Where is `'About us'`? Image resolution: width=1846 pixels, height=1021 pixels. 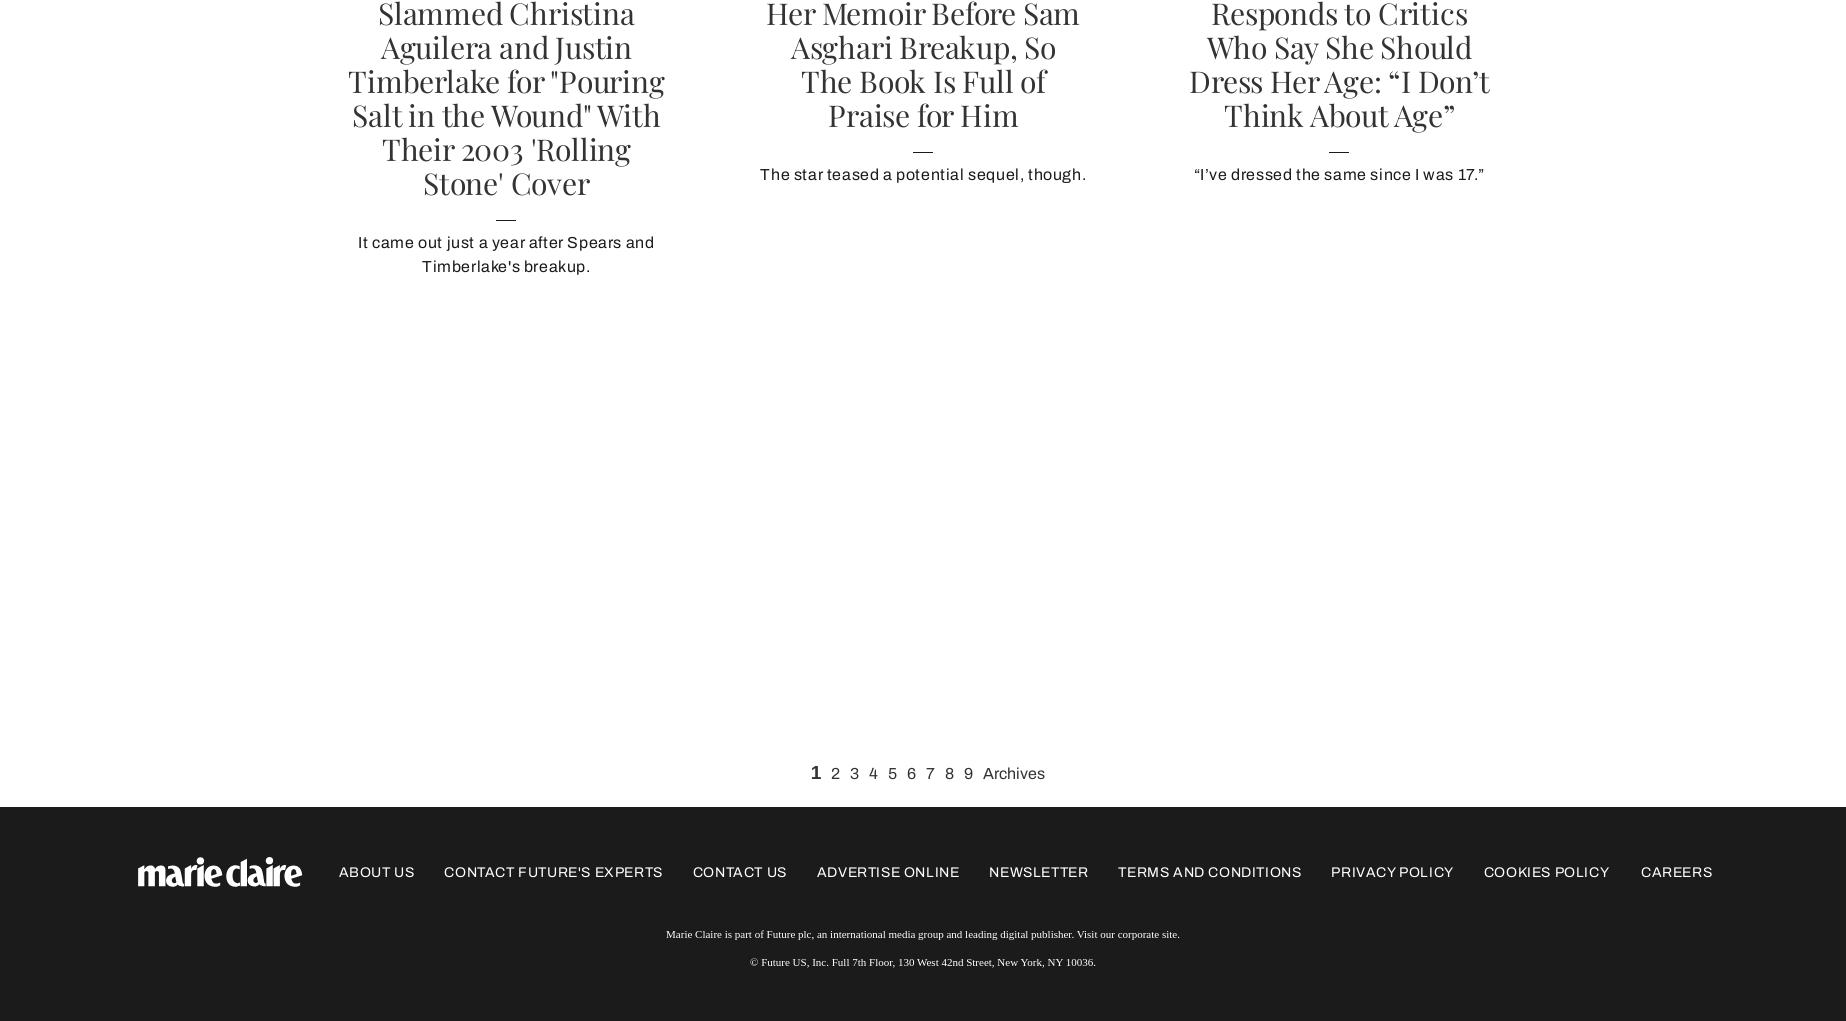
'About us' is located at coordinates (376, 870).